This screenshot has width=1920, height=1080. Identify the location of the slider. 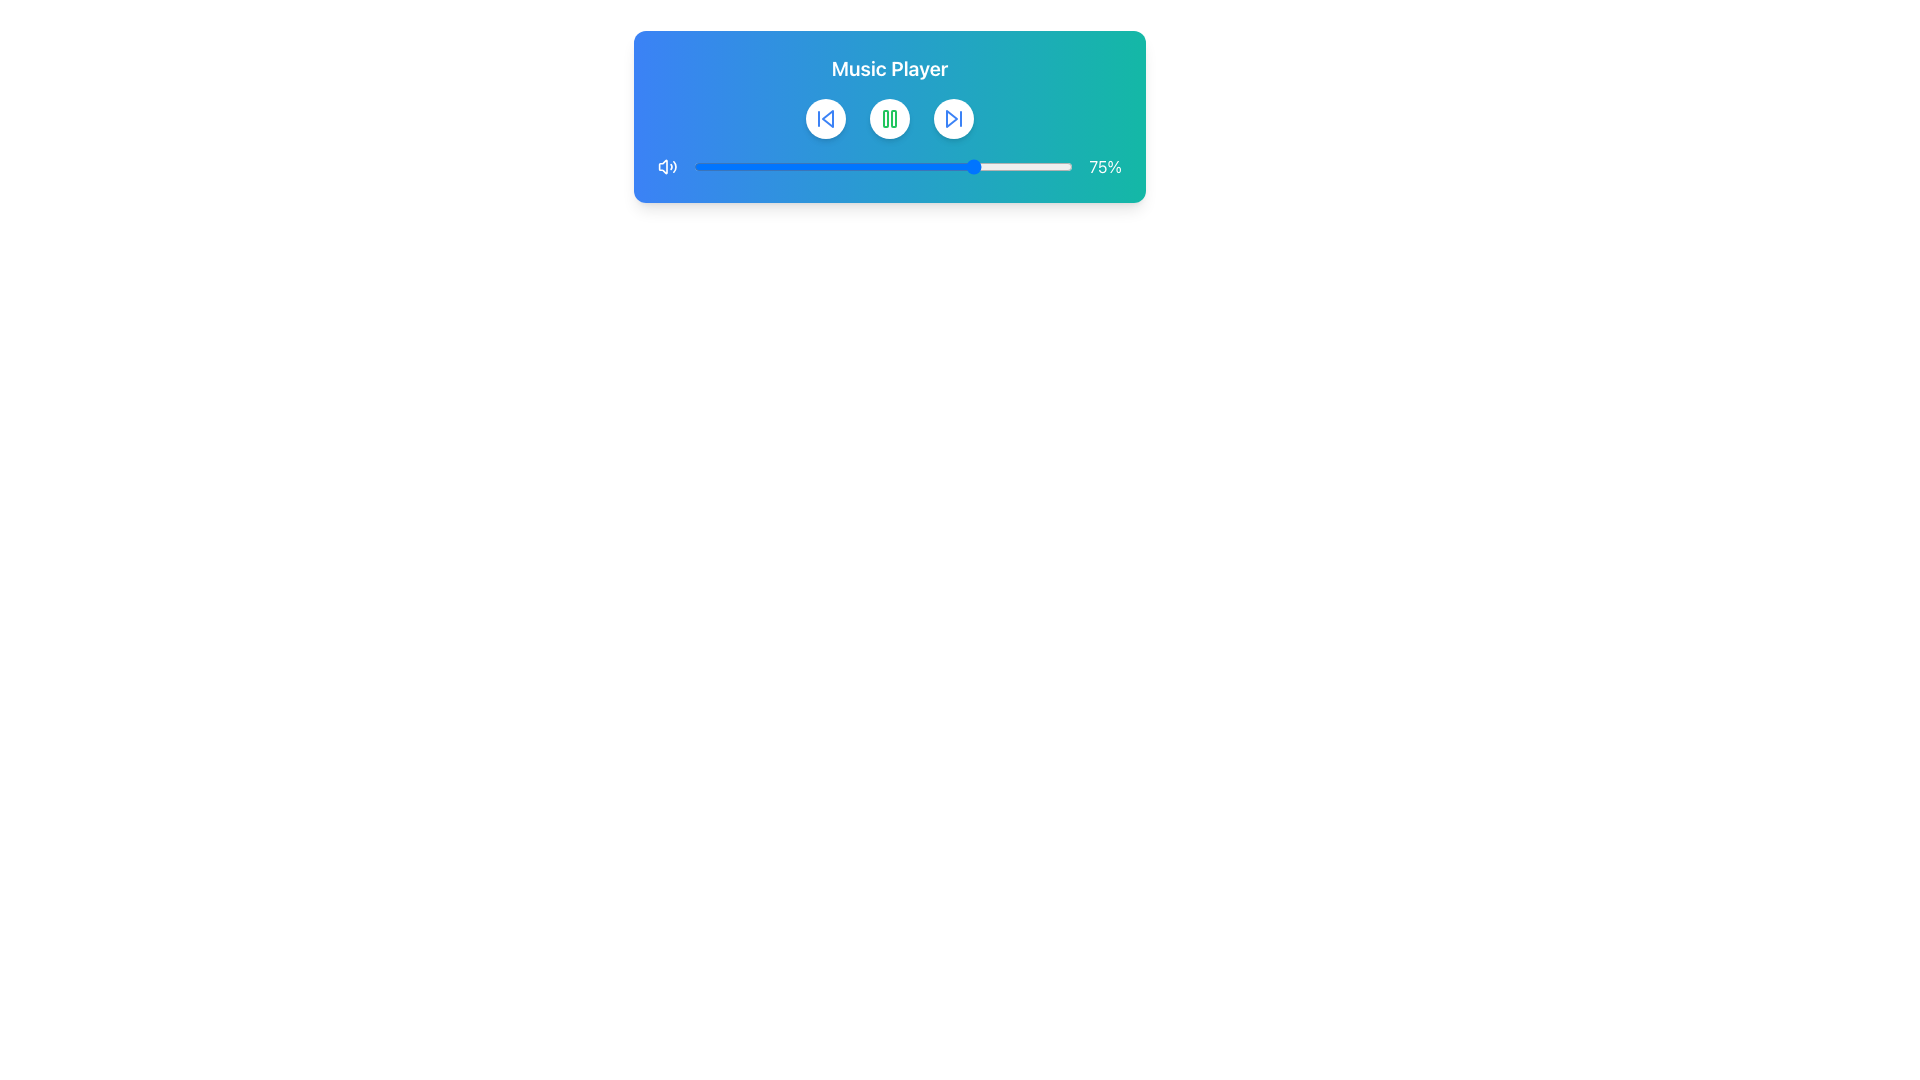
(993, 165).